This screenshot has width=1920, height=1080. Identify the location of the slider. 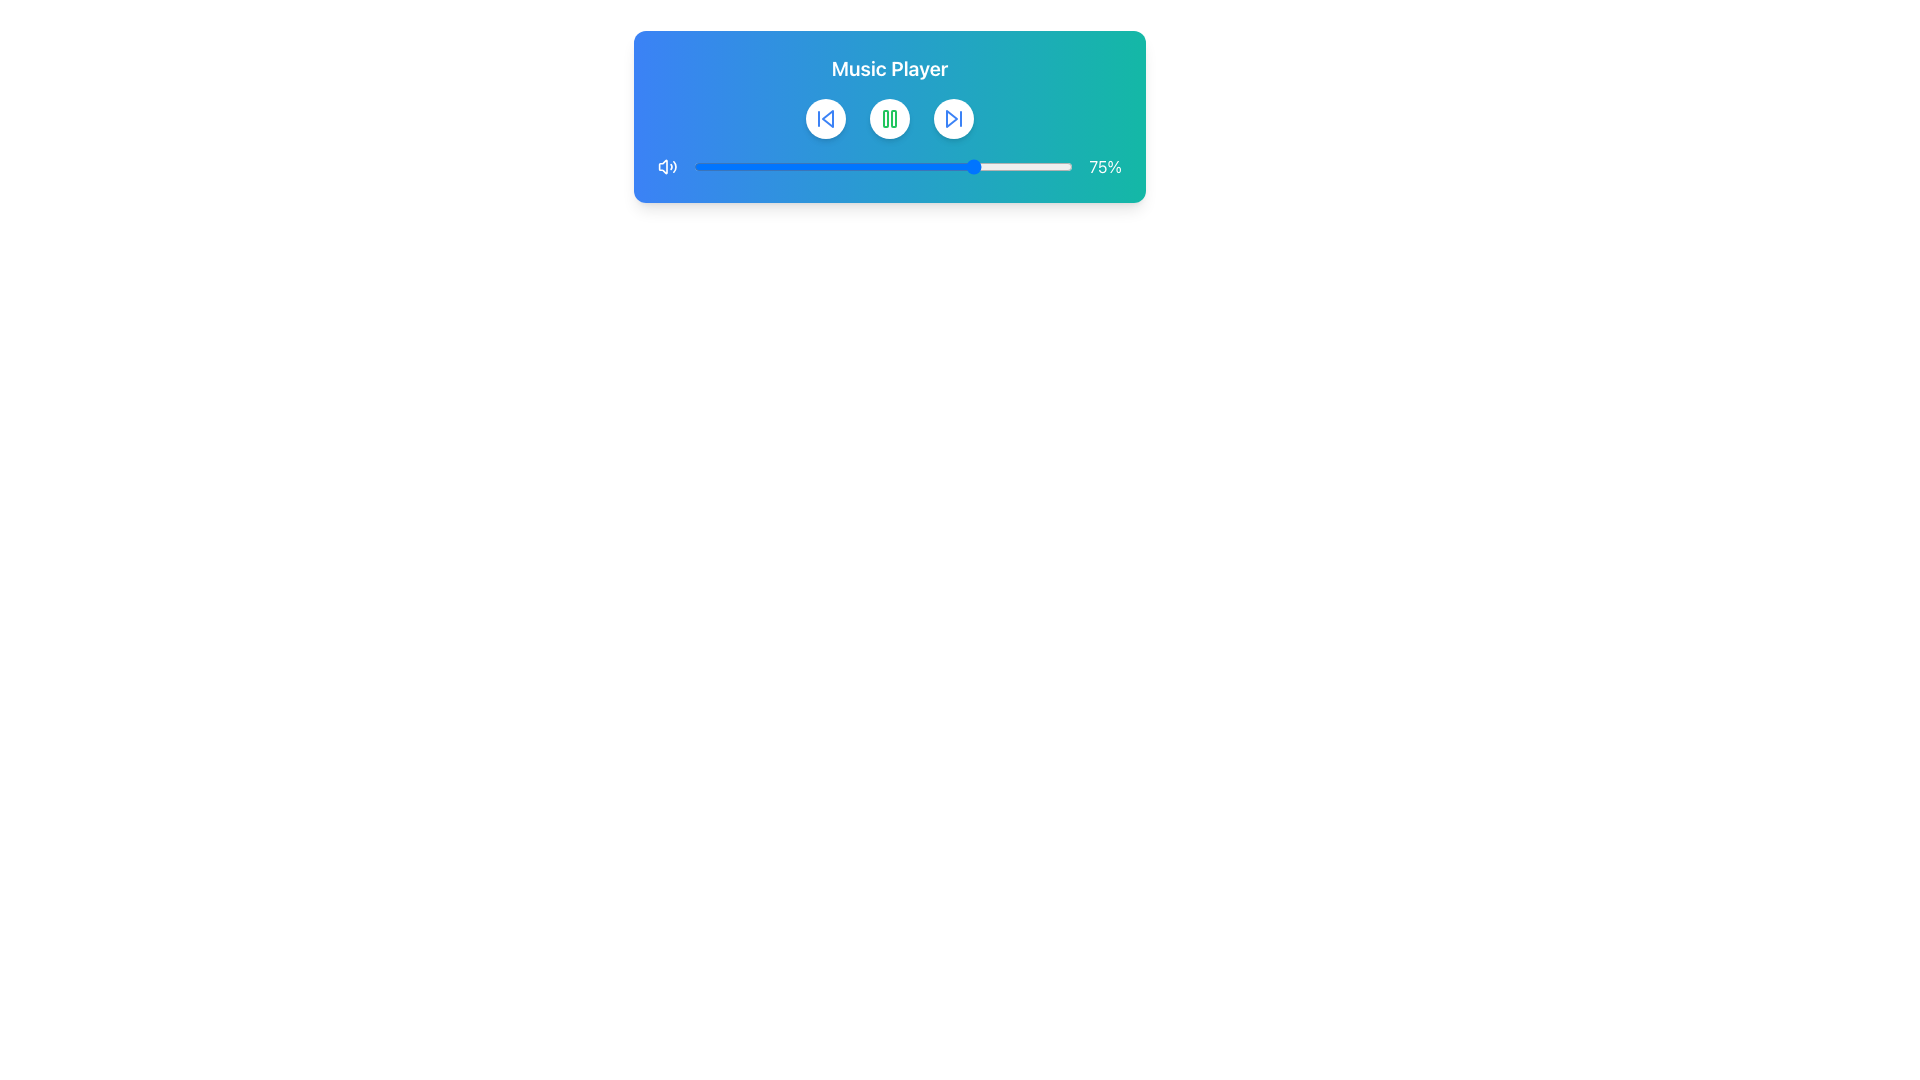
(993, 165).